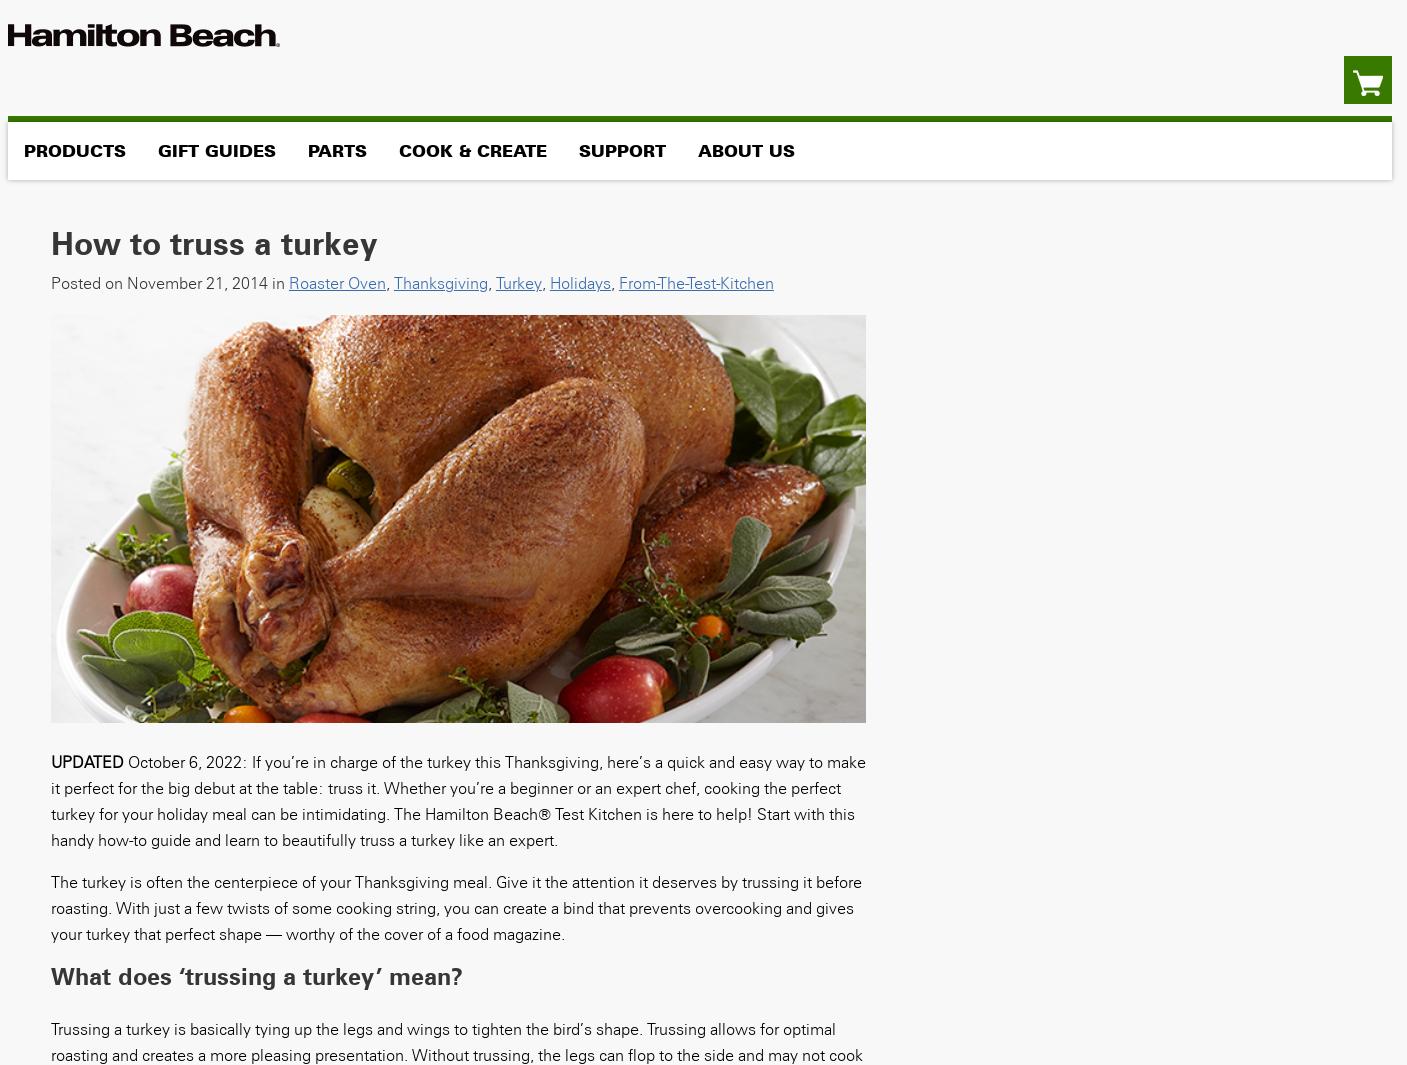 The width and height of the screenshot is (1407, 1065). Describe the element at coordinates (336, 281) in the screenshot. I see `'roaster oven'` at that location.